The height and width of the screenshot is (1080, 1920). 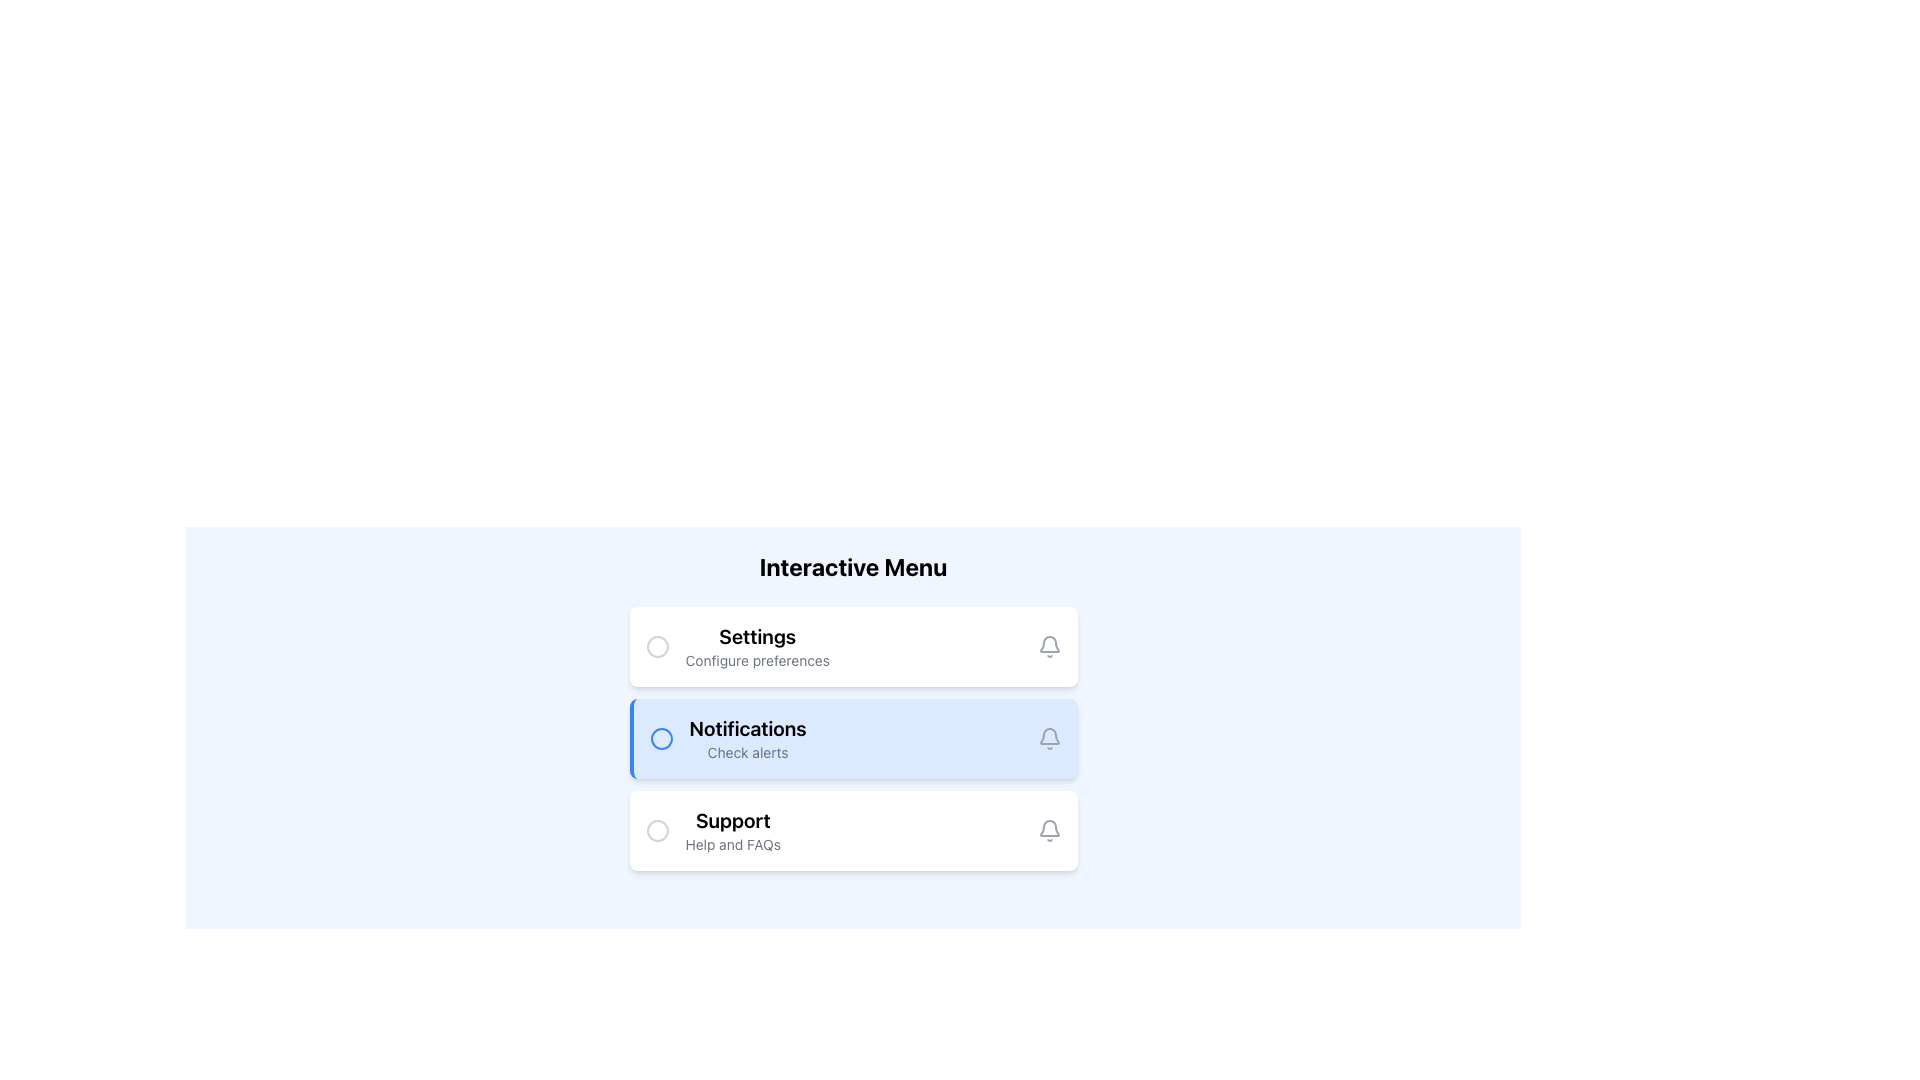 What do you see at coordinates (756, 636) in the screenshot?
I see `text of the 'Settings' label, which is a bold and larger font styled text located at the top-left section of a rectangular card` at bounding box center [756, 636].